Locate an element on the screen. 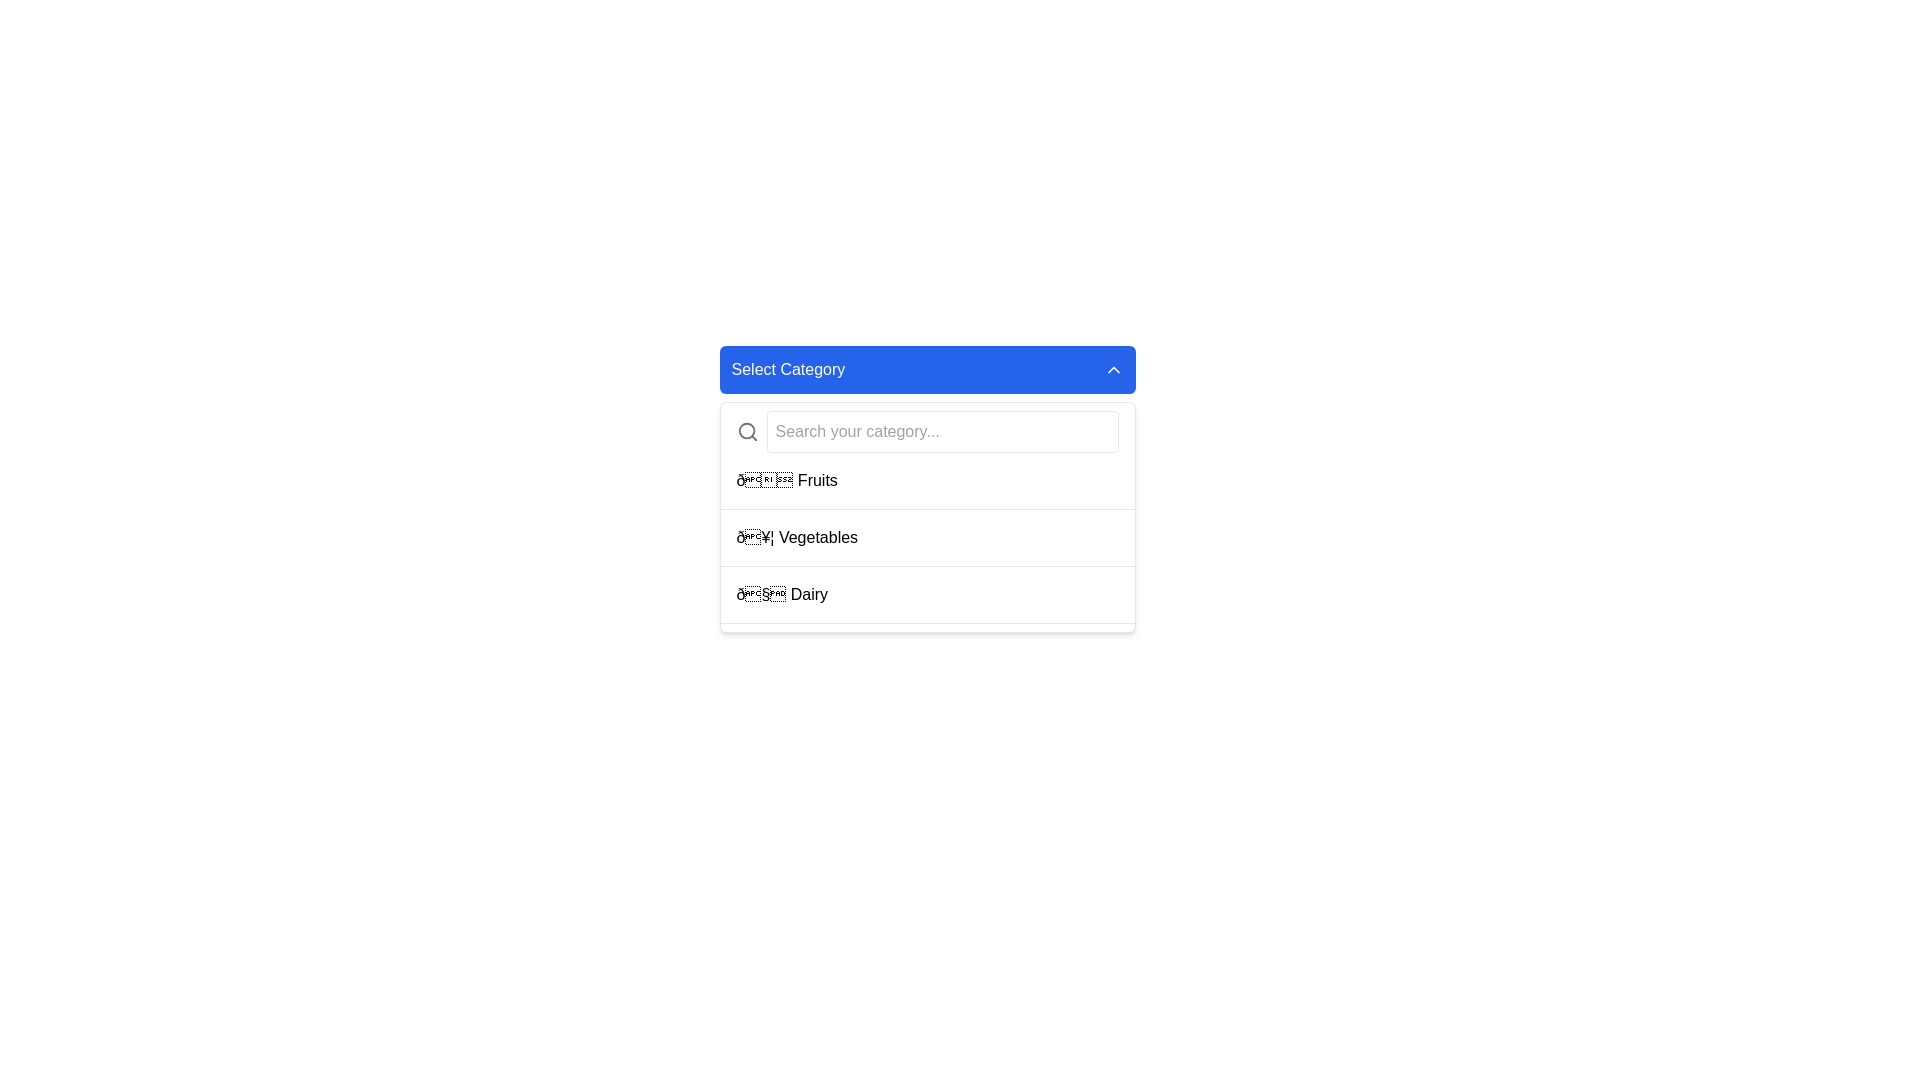 The width and height of the screenshot is (1920, 1080). the 'Vegetables' option in the dropdown menu located beneath the title 'Select Category', which is the second item listed is located at coordinates (796, 536).